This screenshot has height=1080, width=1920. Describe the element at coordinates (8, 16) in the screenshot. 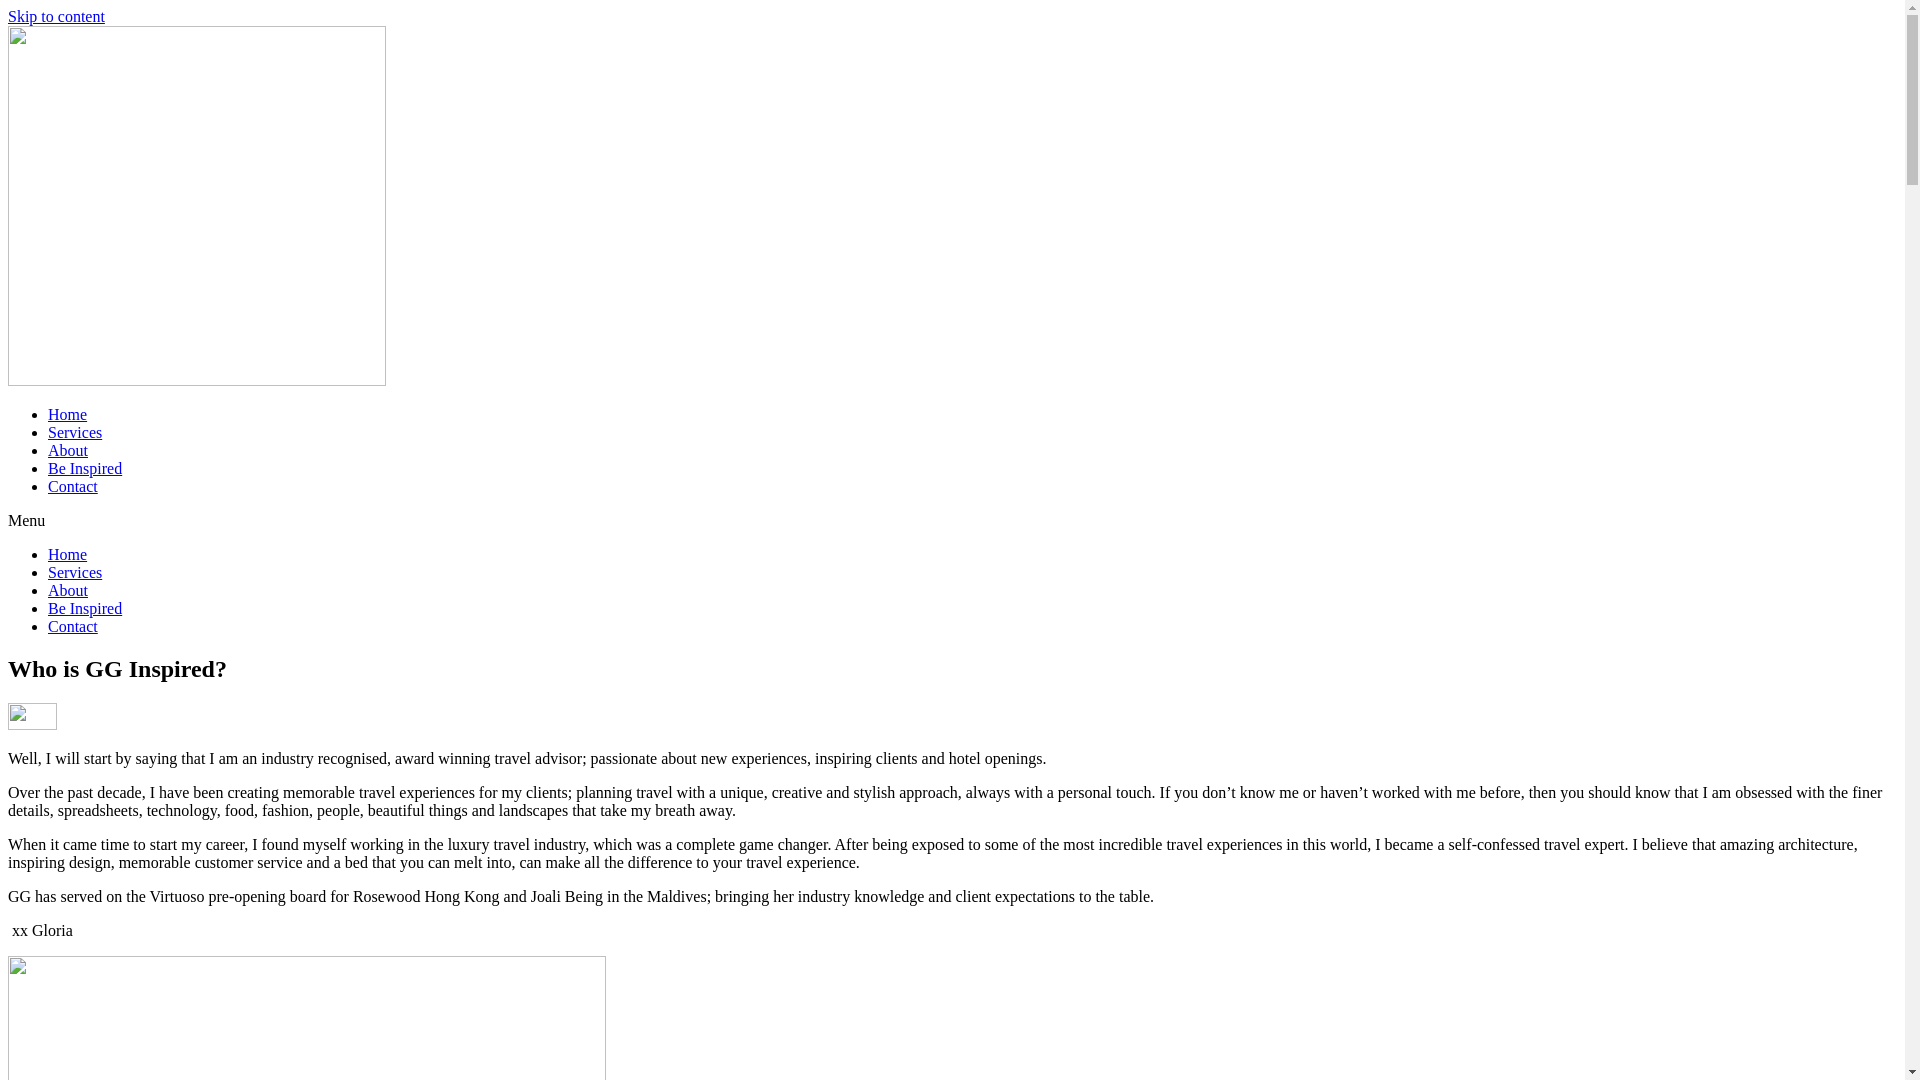

I see `'Skip to content'` at that location.